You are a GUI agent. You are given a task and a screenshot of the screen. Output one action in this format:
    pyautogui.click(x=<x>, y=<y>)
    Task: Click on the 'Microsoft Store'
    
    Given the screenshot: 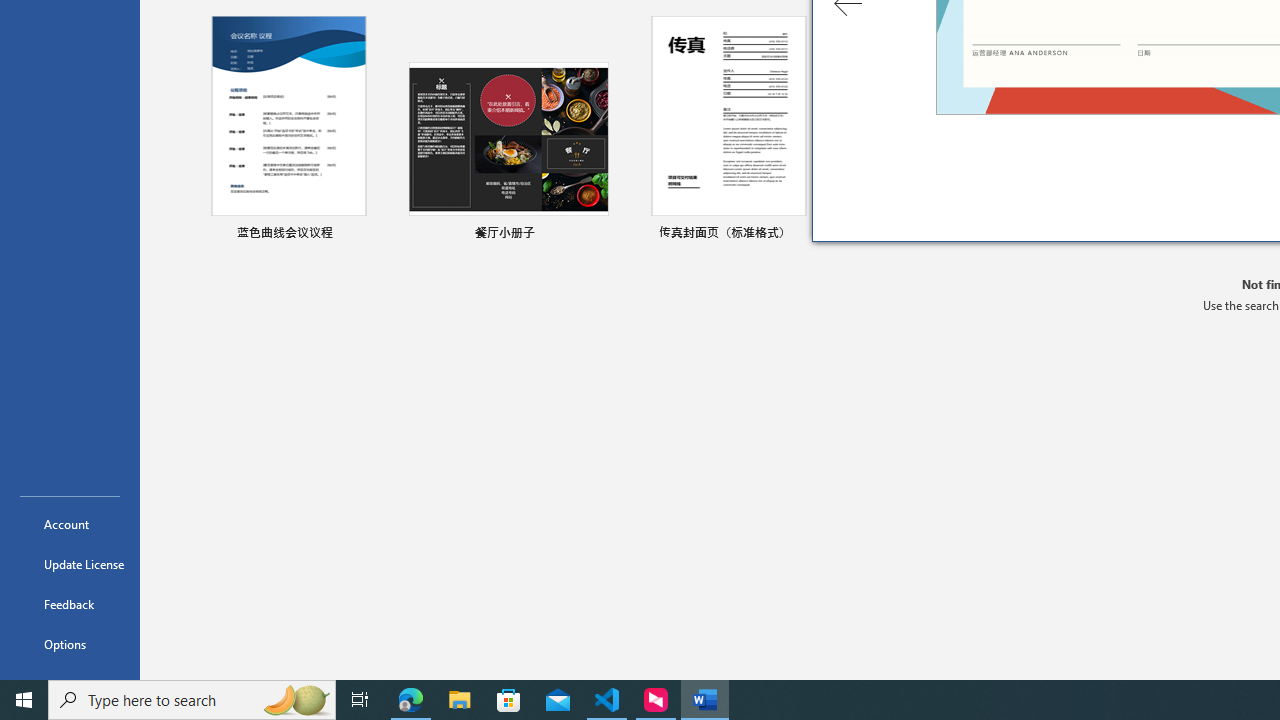 What is the action you would take?
    pyautogui.click(x=509, y=698)
    